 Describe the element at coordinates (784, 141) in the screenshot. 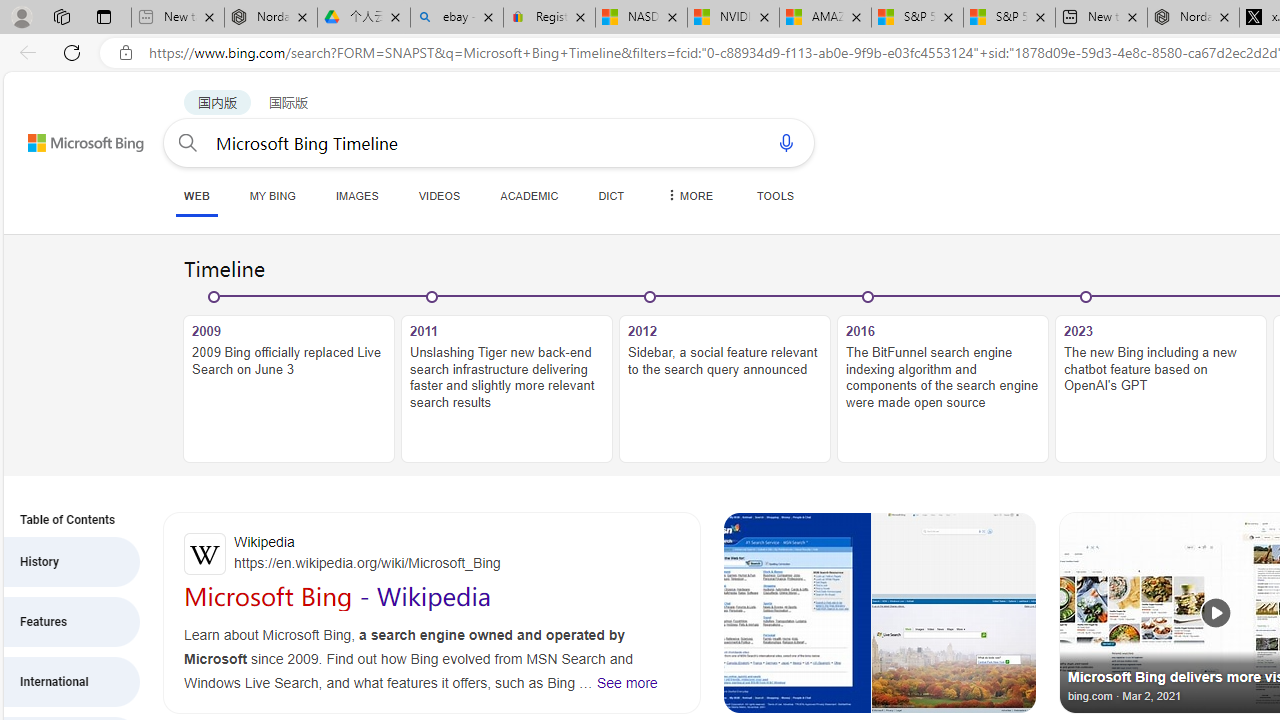

I see `'Search using voice'` at that location.